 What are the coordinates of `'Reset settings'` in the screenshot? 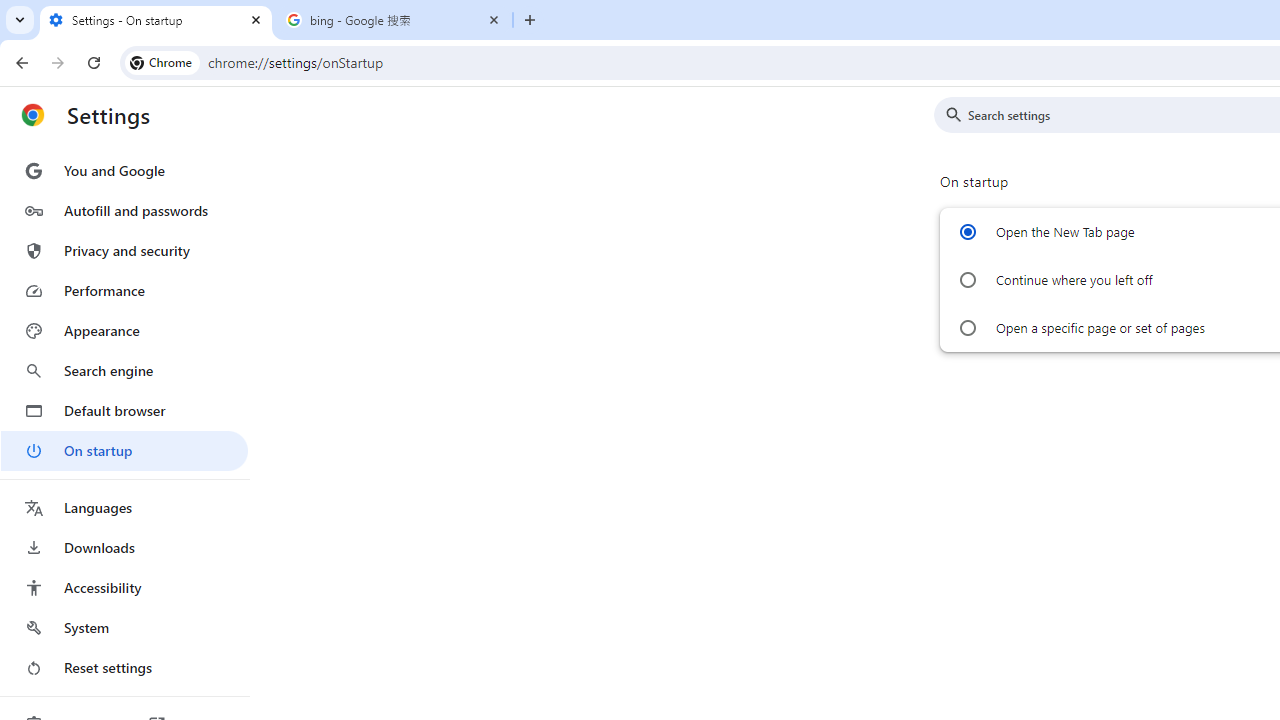 It's located at (123, 668).